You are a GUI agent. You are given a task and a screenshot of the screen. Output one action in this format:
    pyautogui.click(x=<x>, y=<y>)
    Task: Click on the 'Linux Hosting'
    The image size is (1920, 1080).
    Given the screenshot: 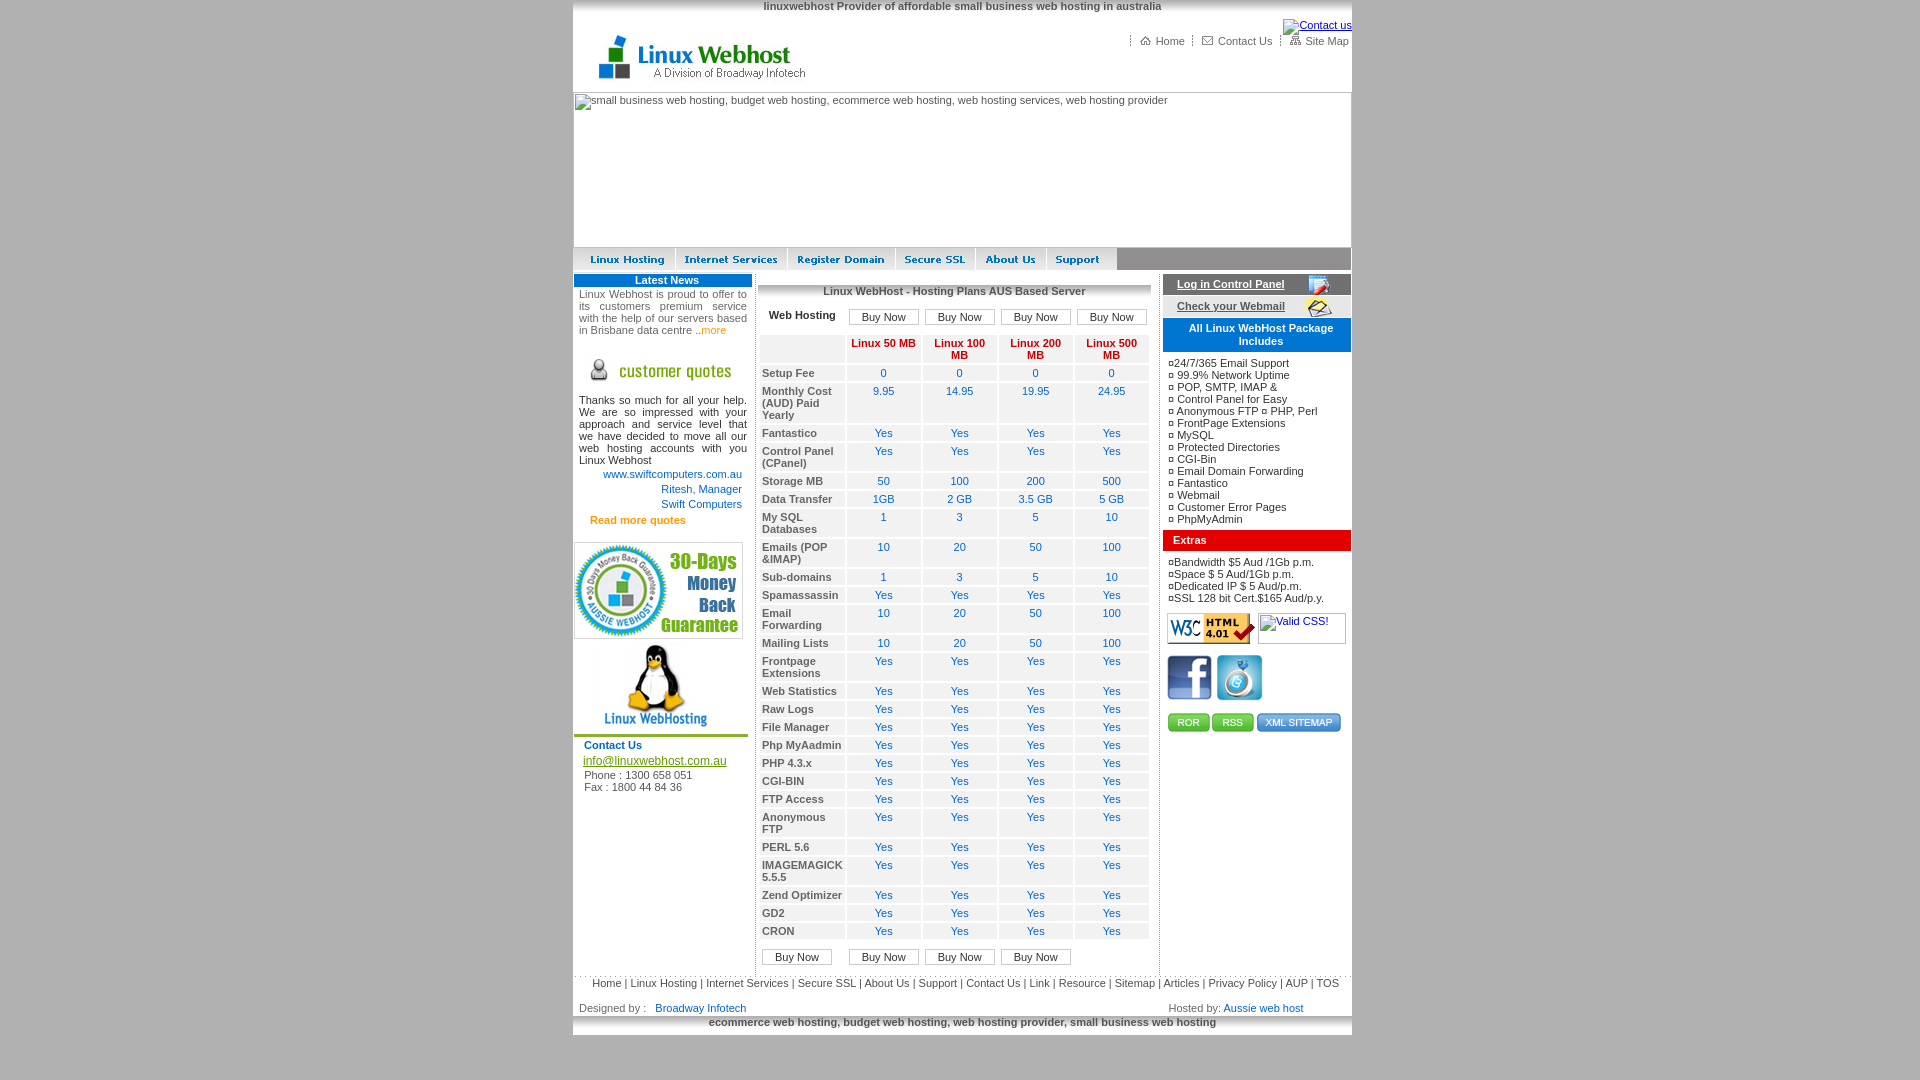 What is the action you would take?
    pyautogui.click(x=664, y=982)
    